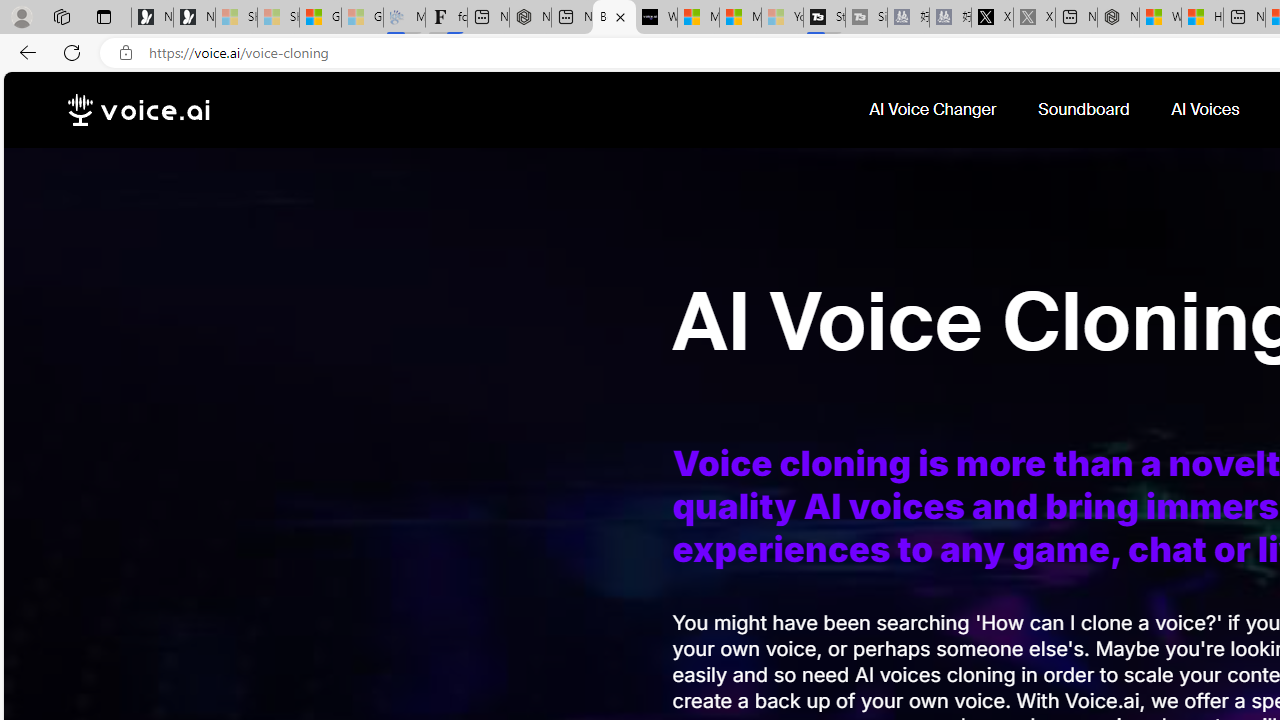  What do you see at coordinates (1117, 17) in the screenshot?
I see `'Nordace - My Account'` at bounding box center [1117, 17].